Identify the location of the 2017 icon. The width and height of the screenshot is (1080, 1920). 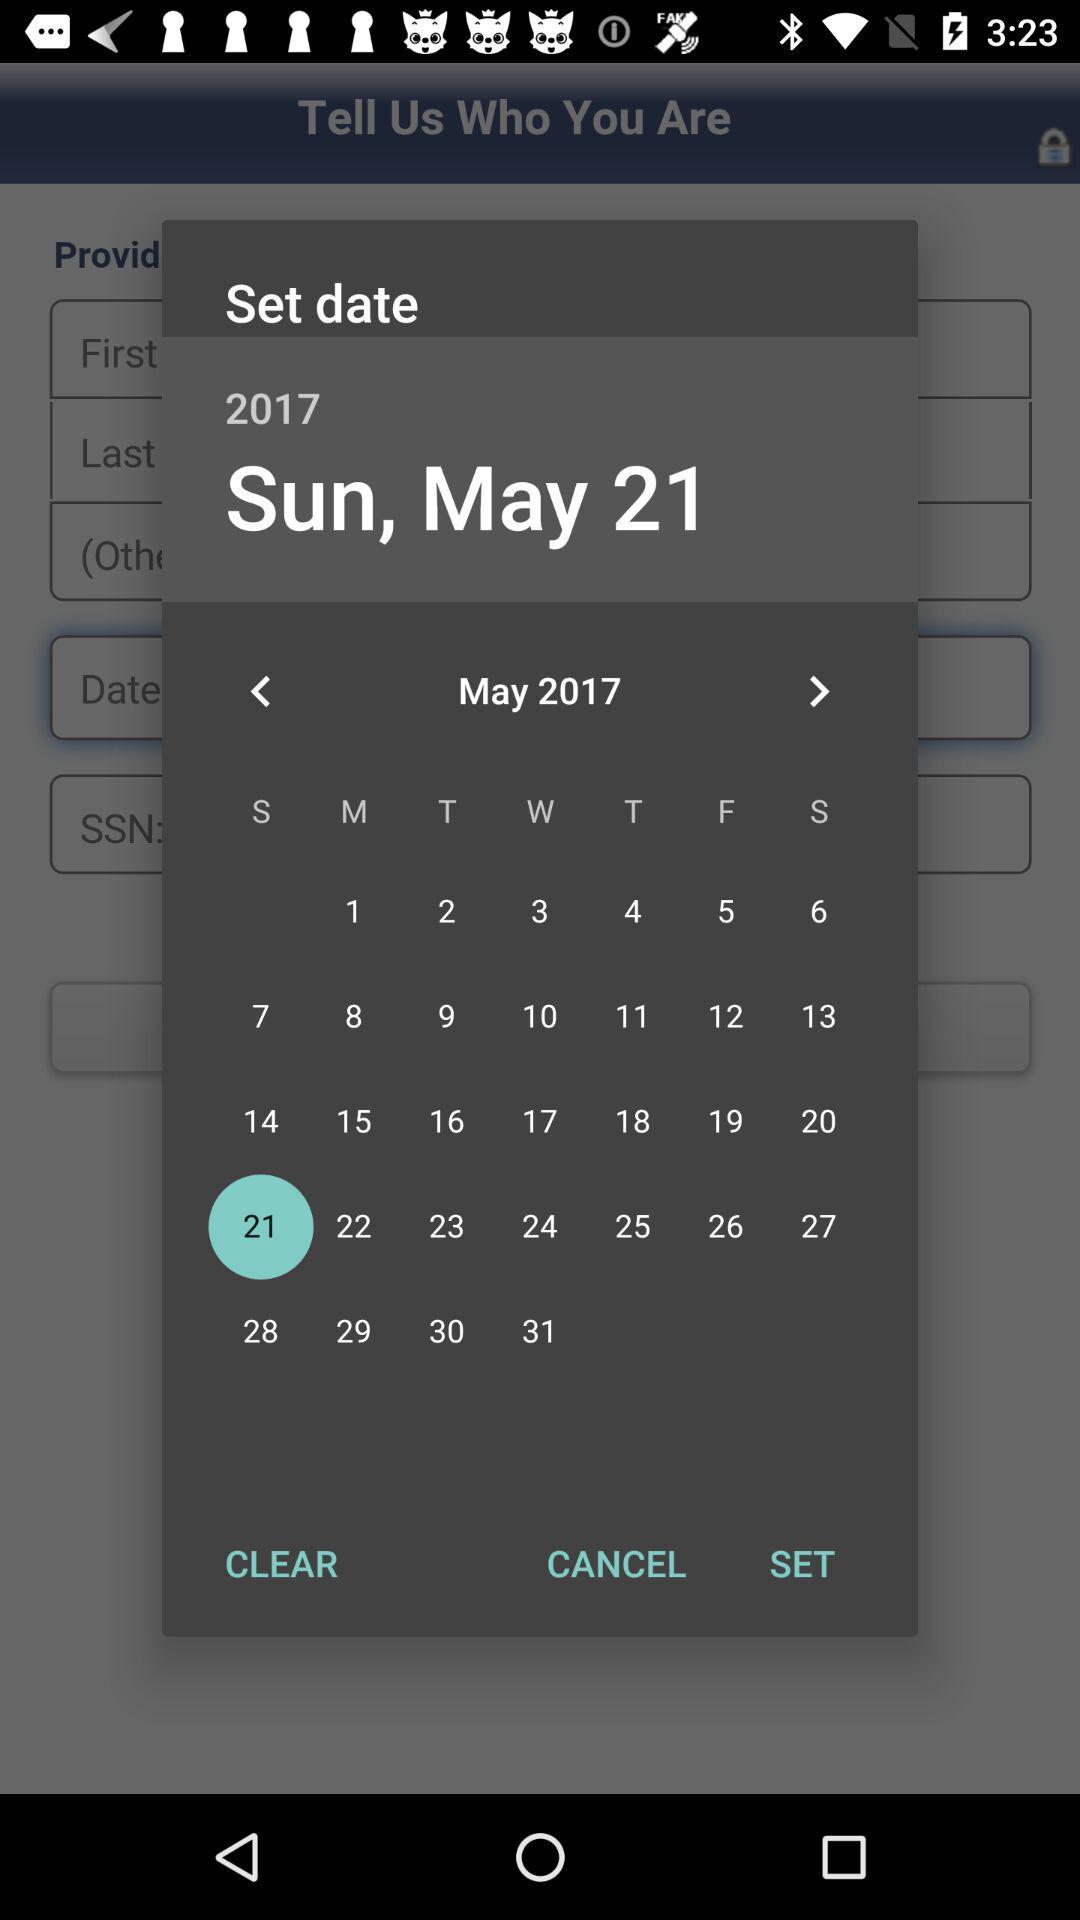
(540, 386).